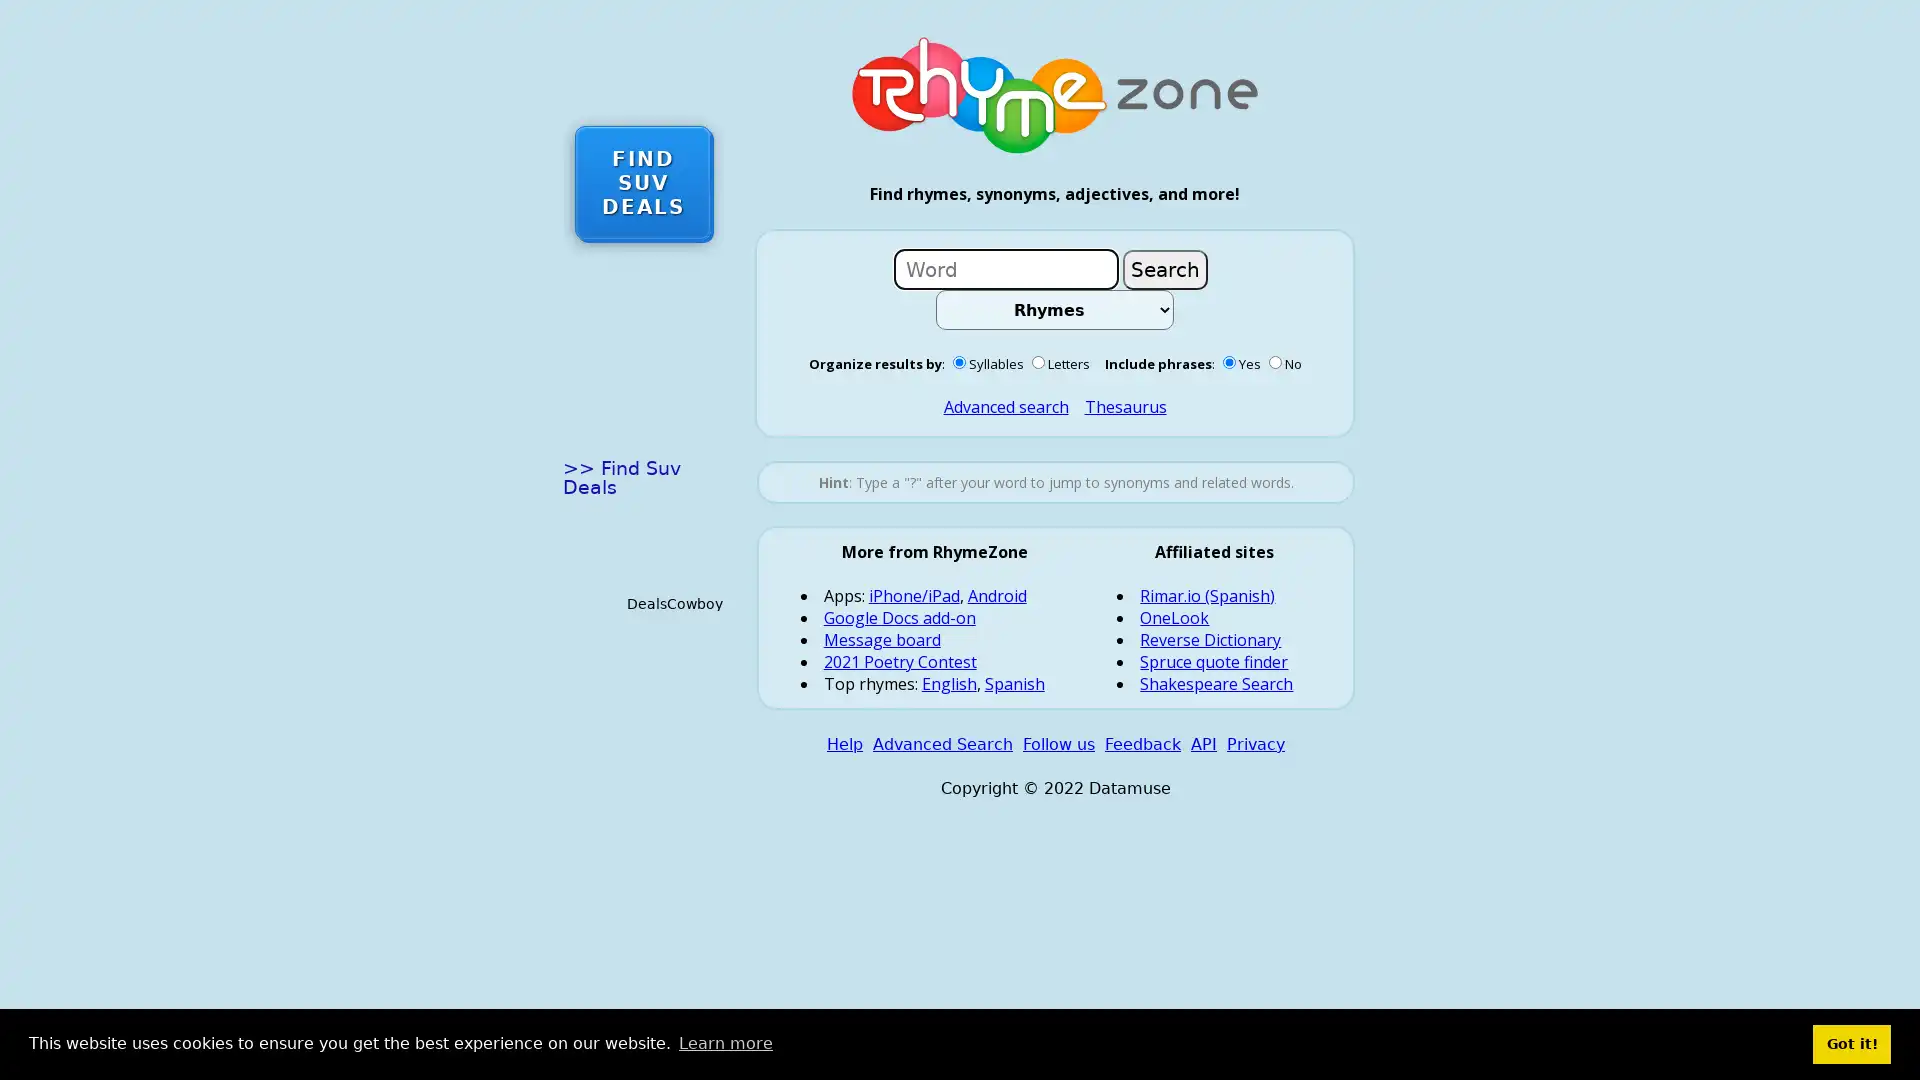  I want to click on dismiss cookie message, so click(1851, 1043).